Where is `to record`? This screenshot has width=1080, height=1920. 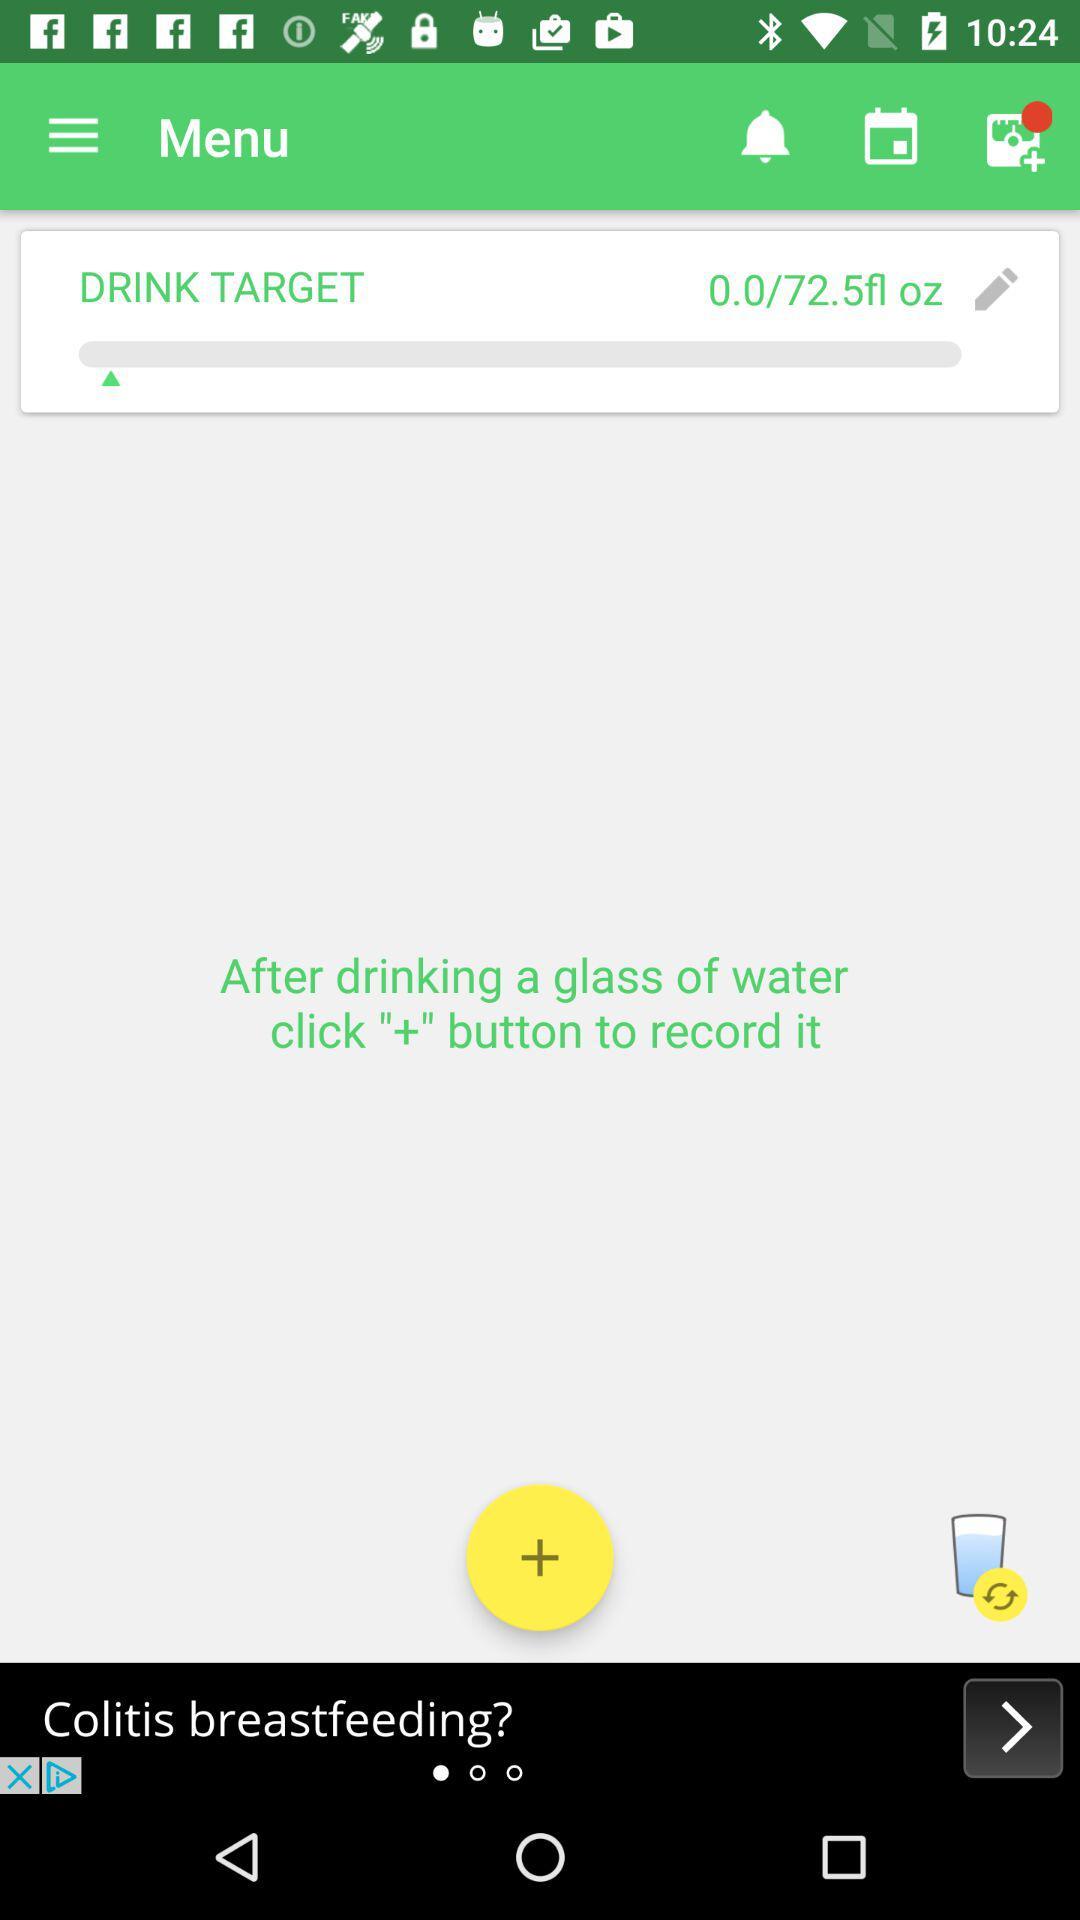
to record is located at coordinates (540, 1556).